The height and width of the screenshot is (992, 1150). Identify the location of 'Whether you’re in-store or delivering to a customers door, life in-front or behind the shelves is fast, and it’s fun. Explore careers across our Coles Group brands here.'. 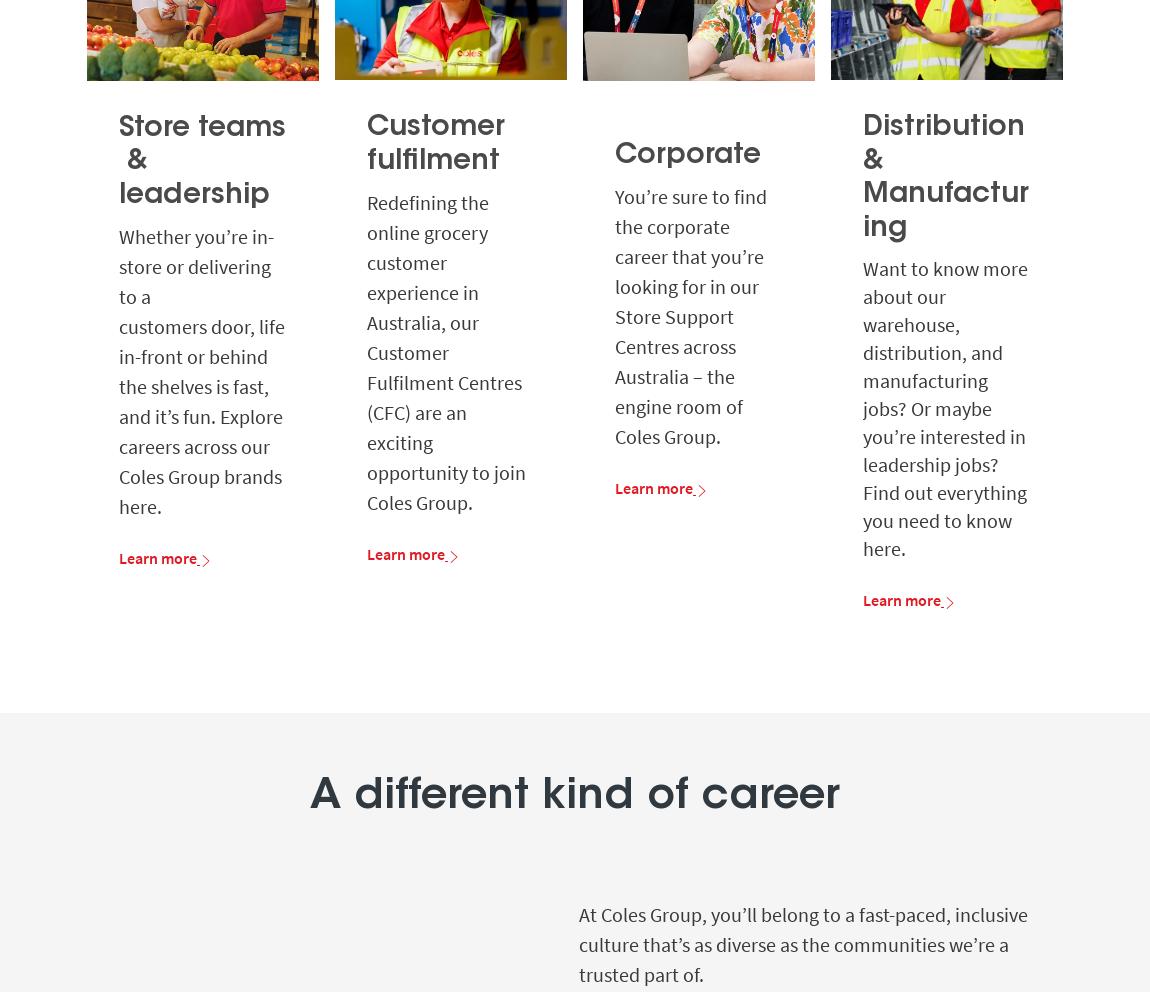
(201, 369).